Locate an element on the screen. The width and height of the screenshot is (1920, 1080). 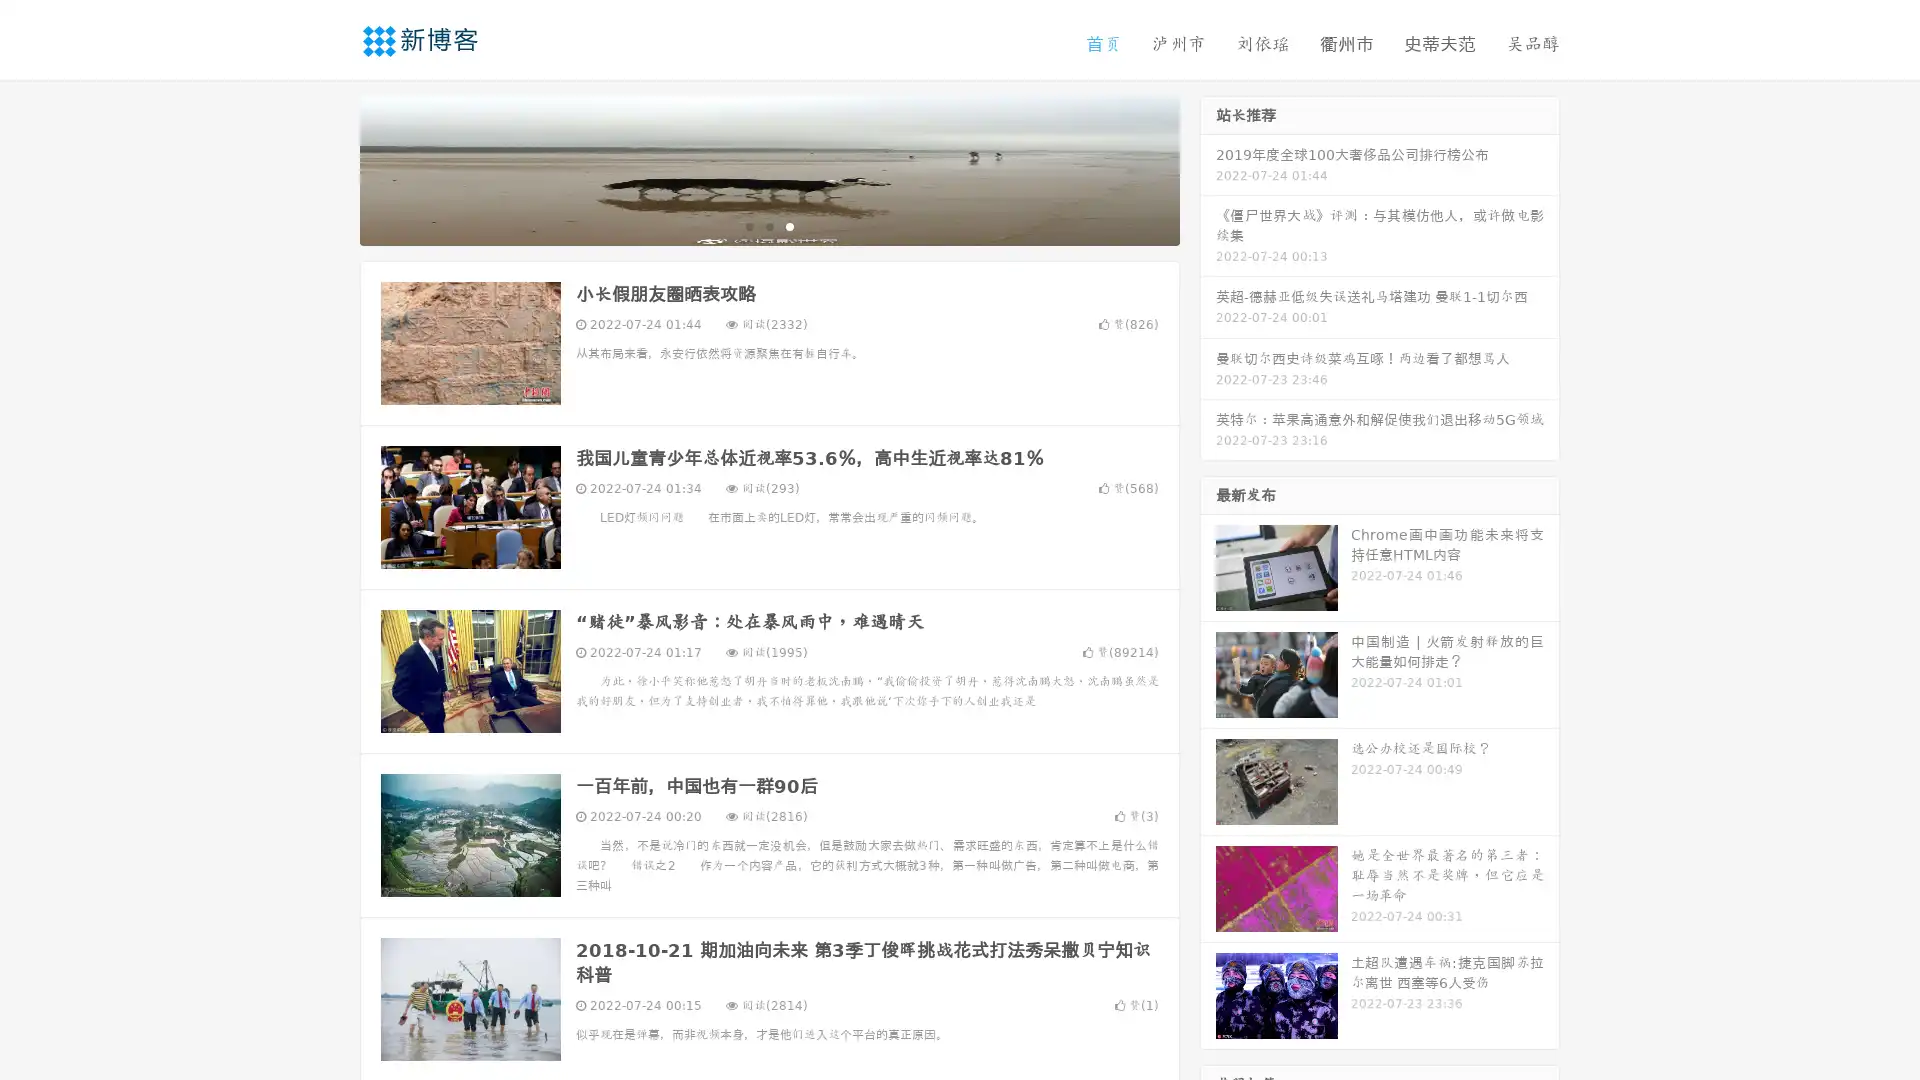
Go to slide 3 is located at coordinates (789, 225).